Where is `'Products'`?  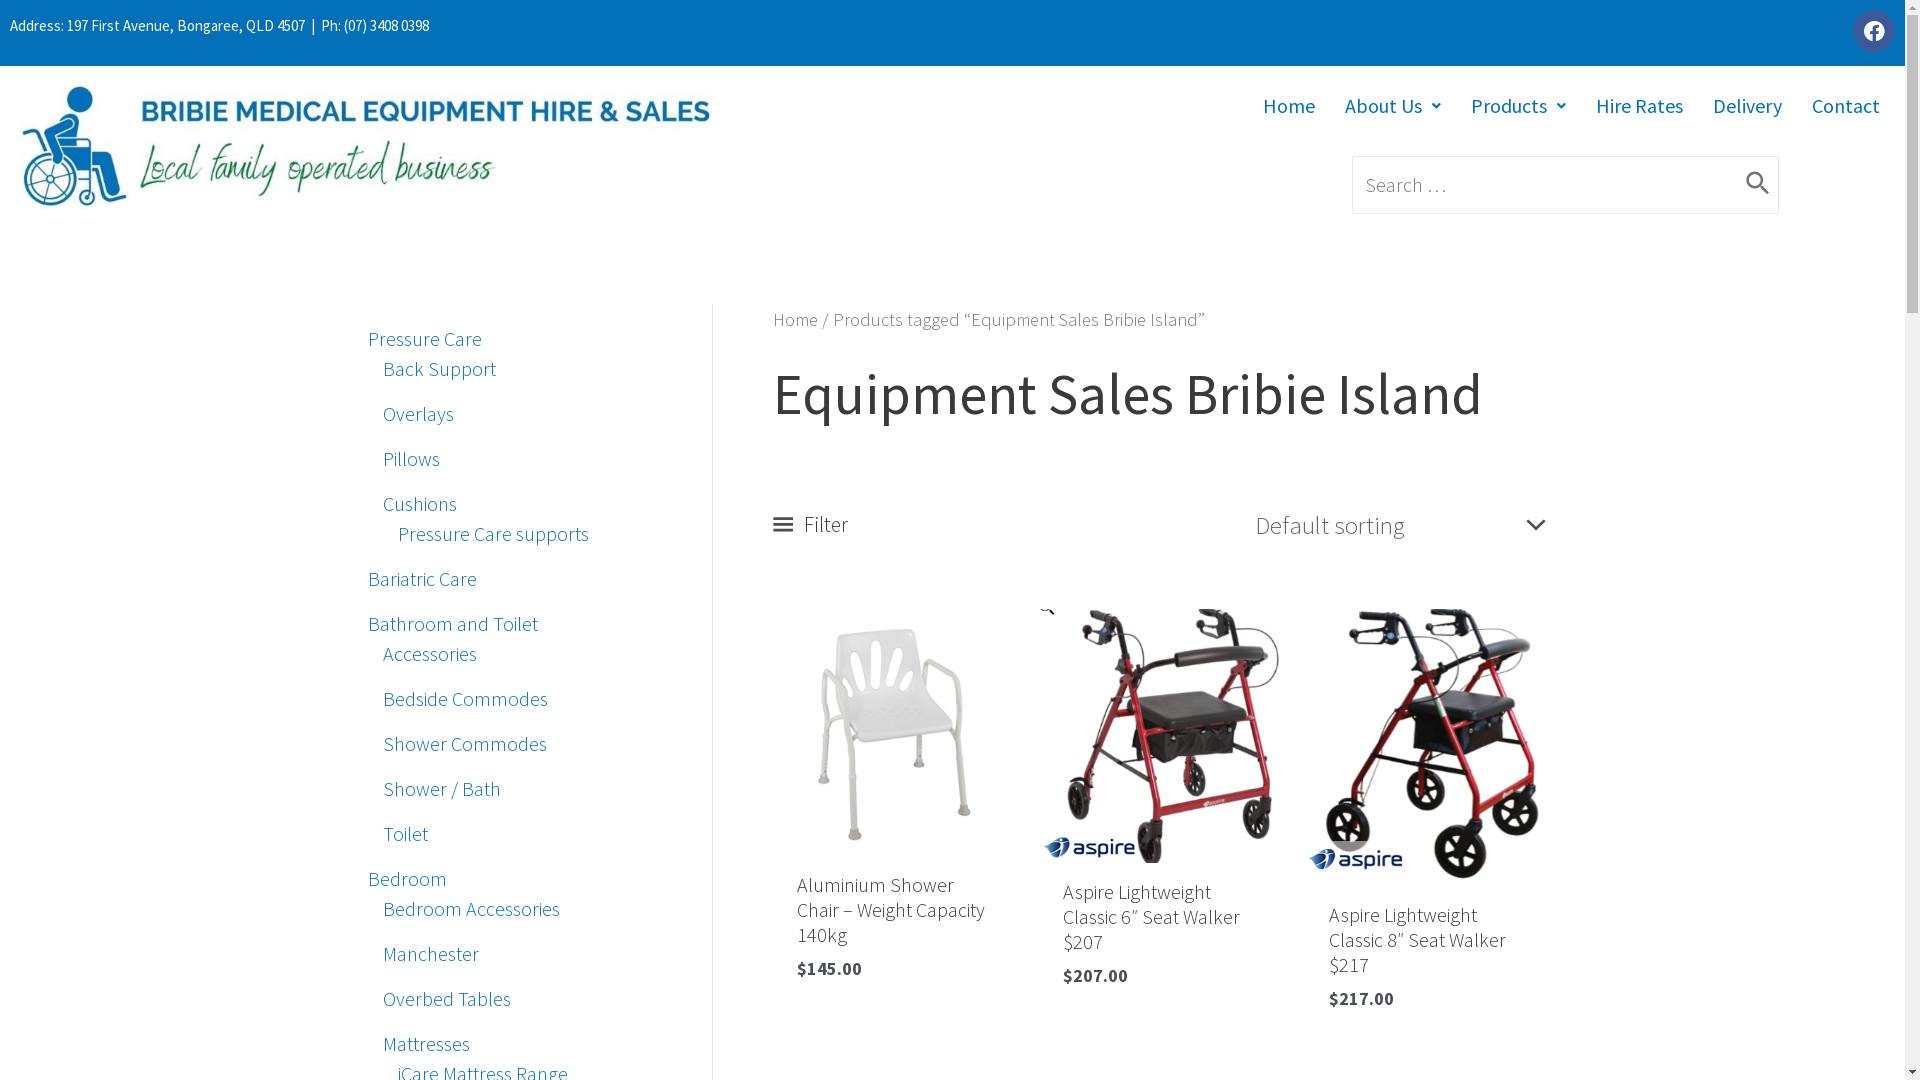 'Products' is located at coordinates (1518, 105).